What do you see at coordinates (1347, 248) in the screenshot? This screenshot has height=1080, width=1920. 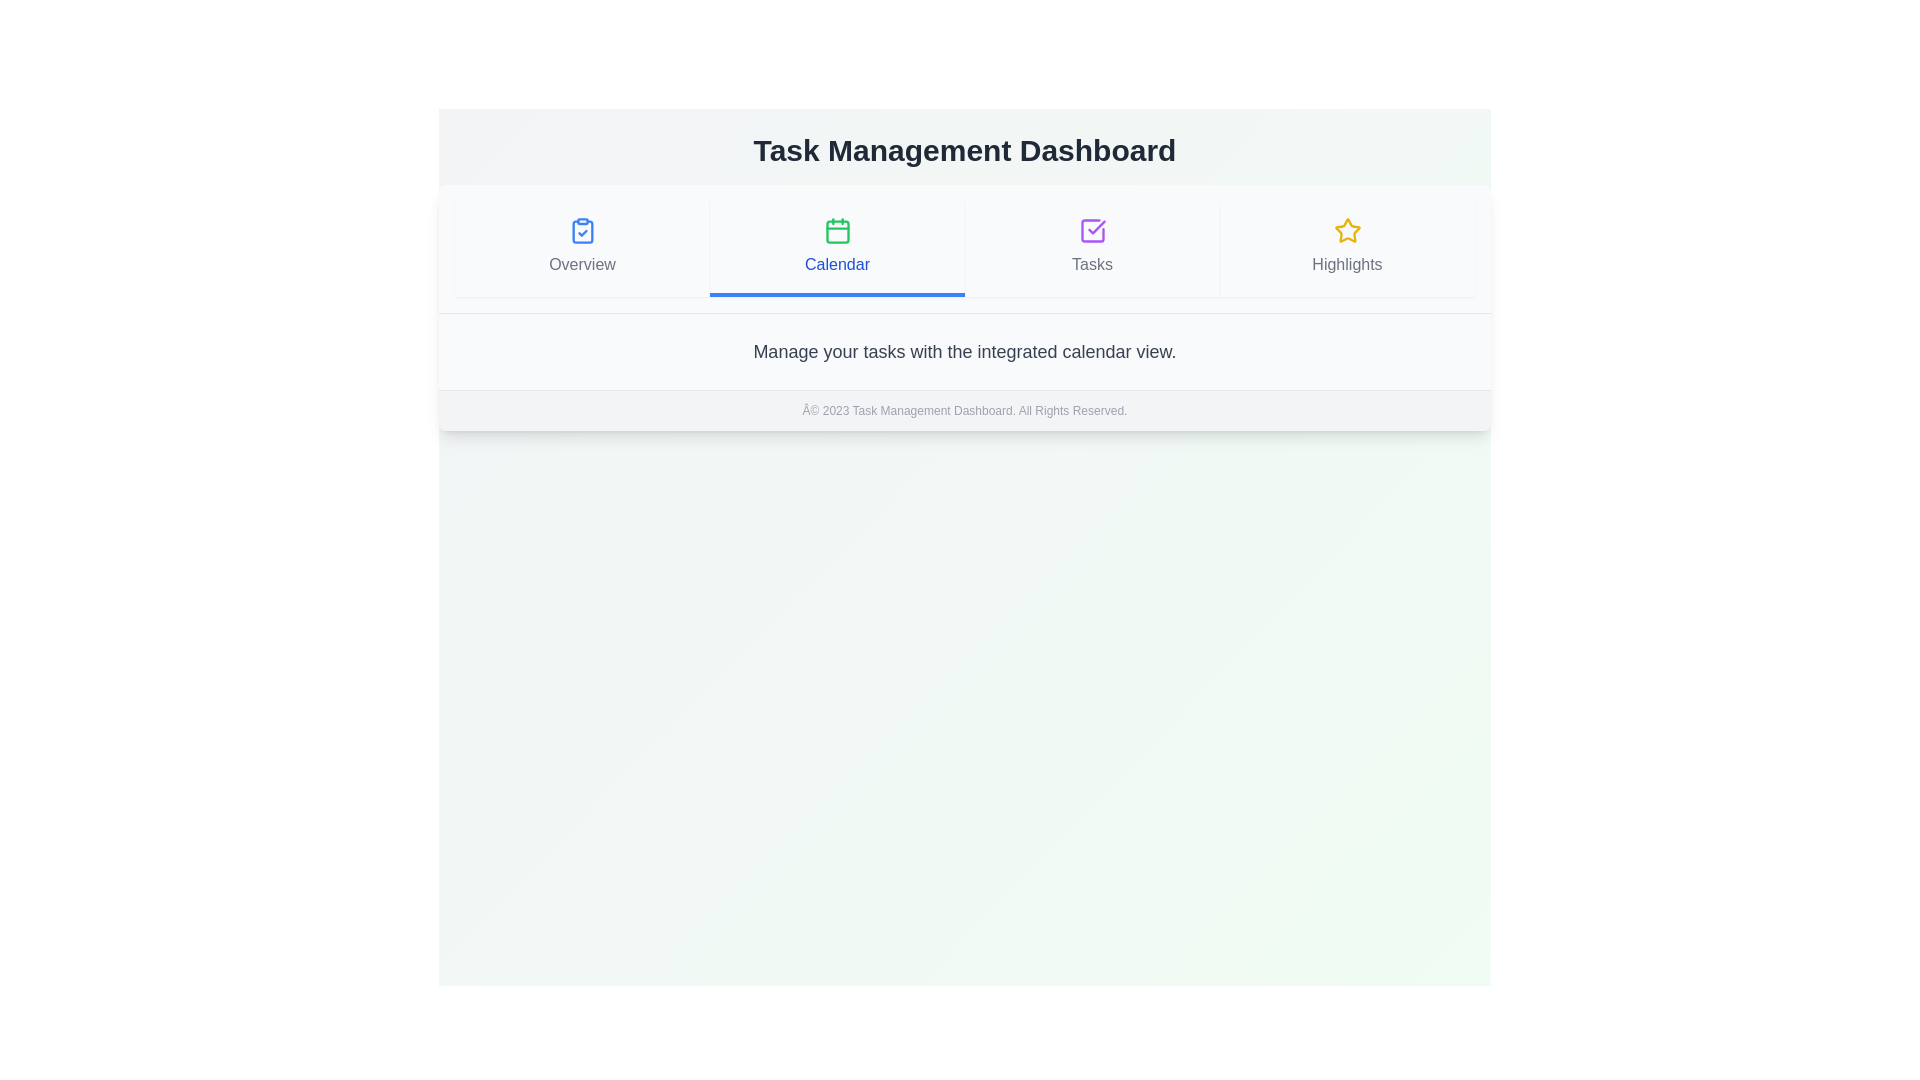 I see `the 'Highlights' tabbed navigation button, which features a yellow star icon and gray text, to observe its hover effects` at bounding box center [1347, 248].